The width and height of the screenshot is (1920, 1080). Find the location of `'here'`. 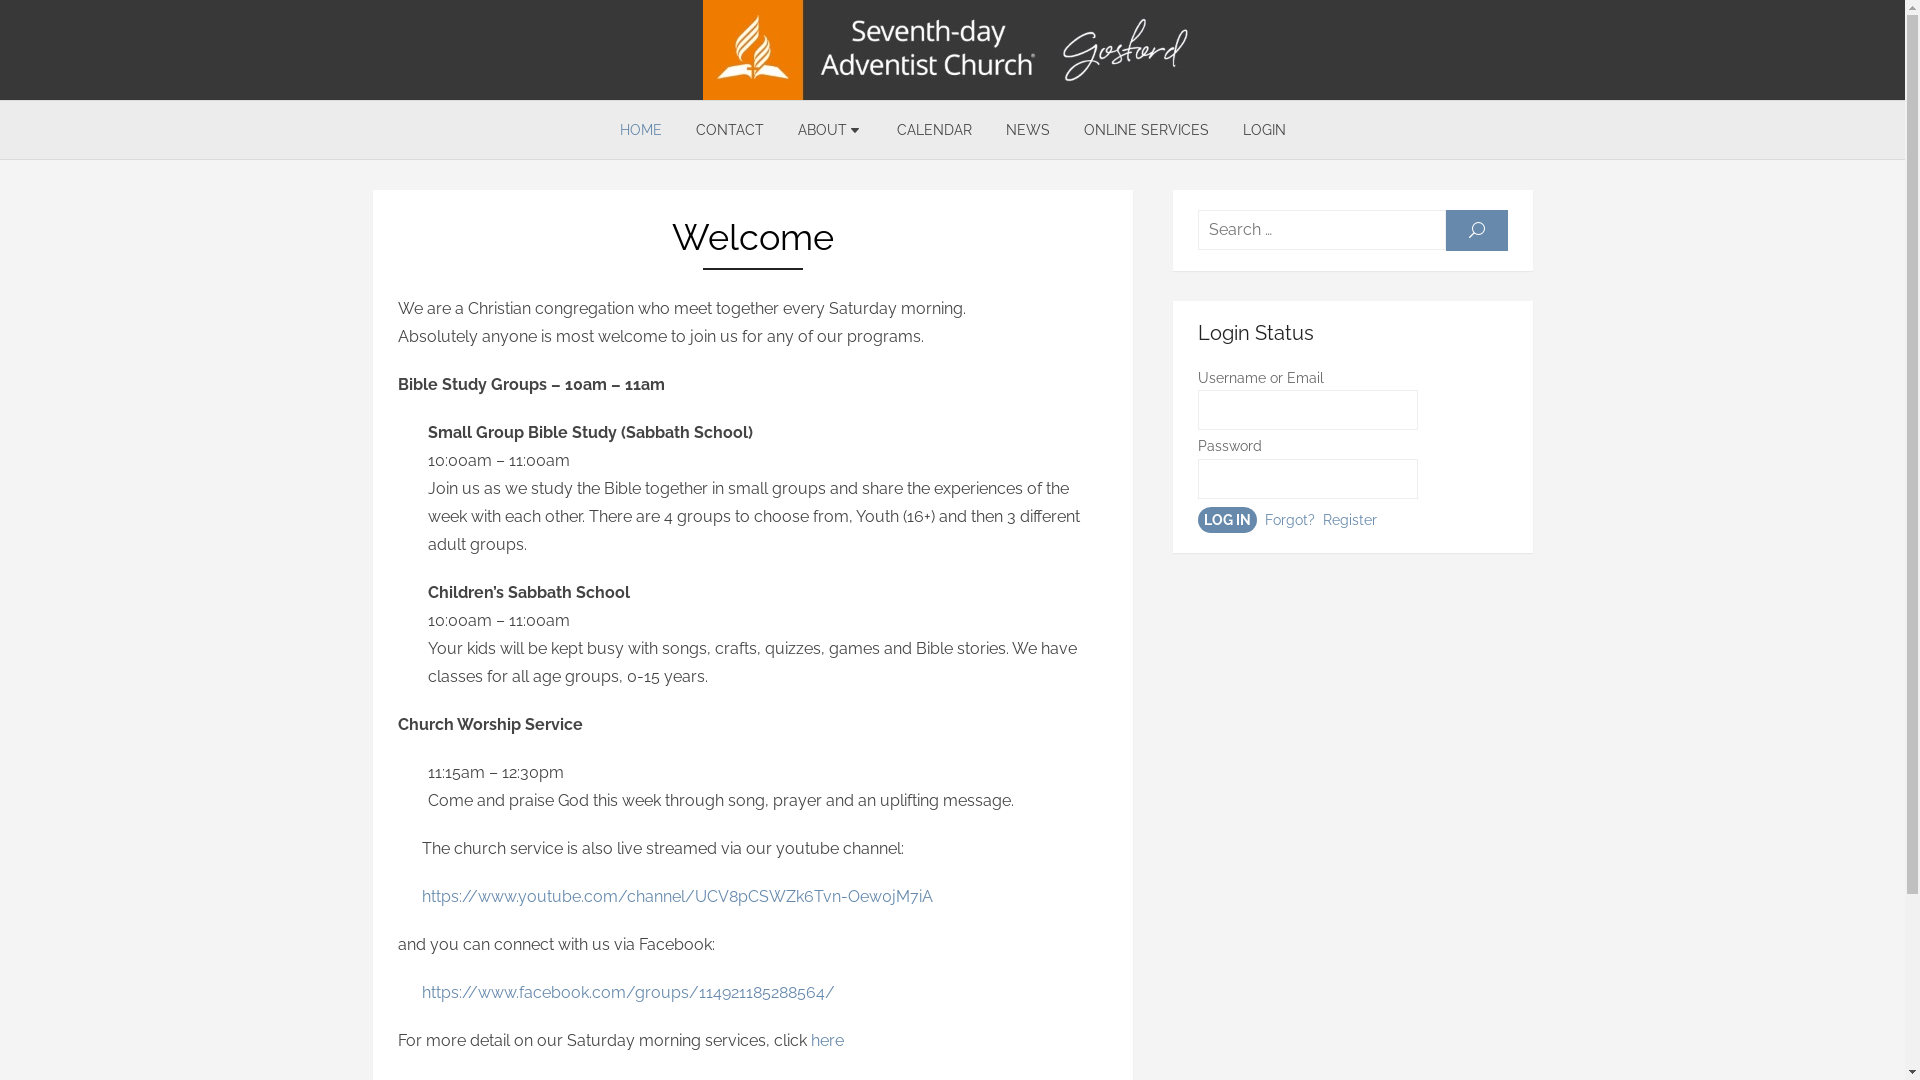

'here' is located at coordinates (826, 1039).